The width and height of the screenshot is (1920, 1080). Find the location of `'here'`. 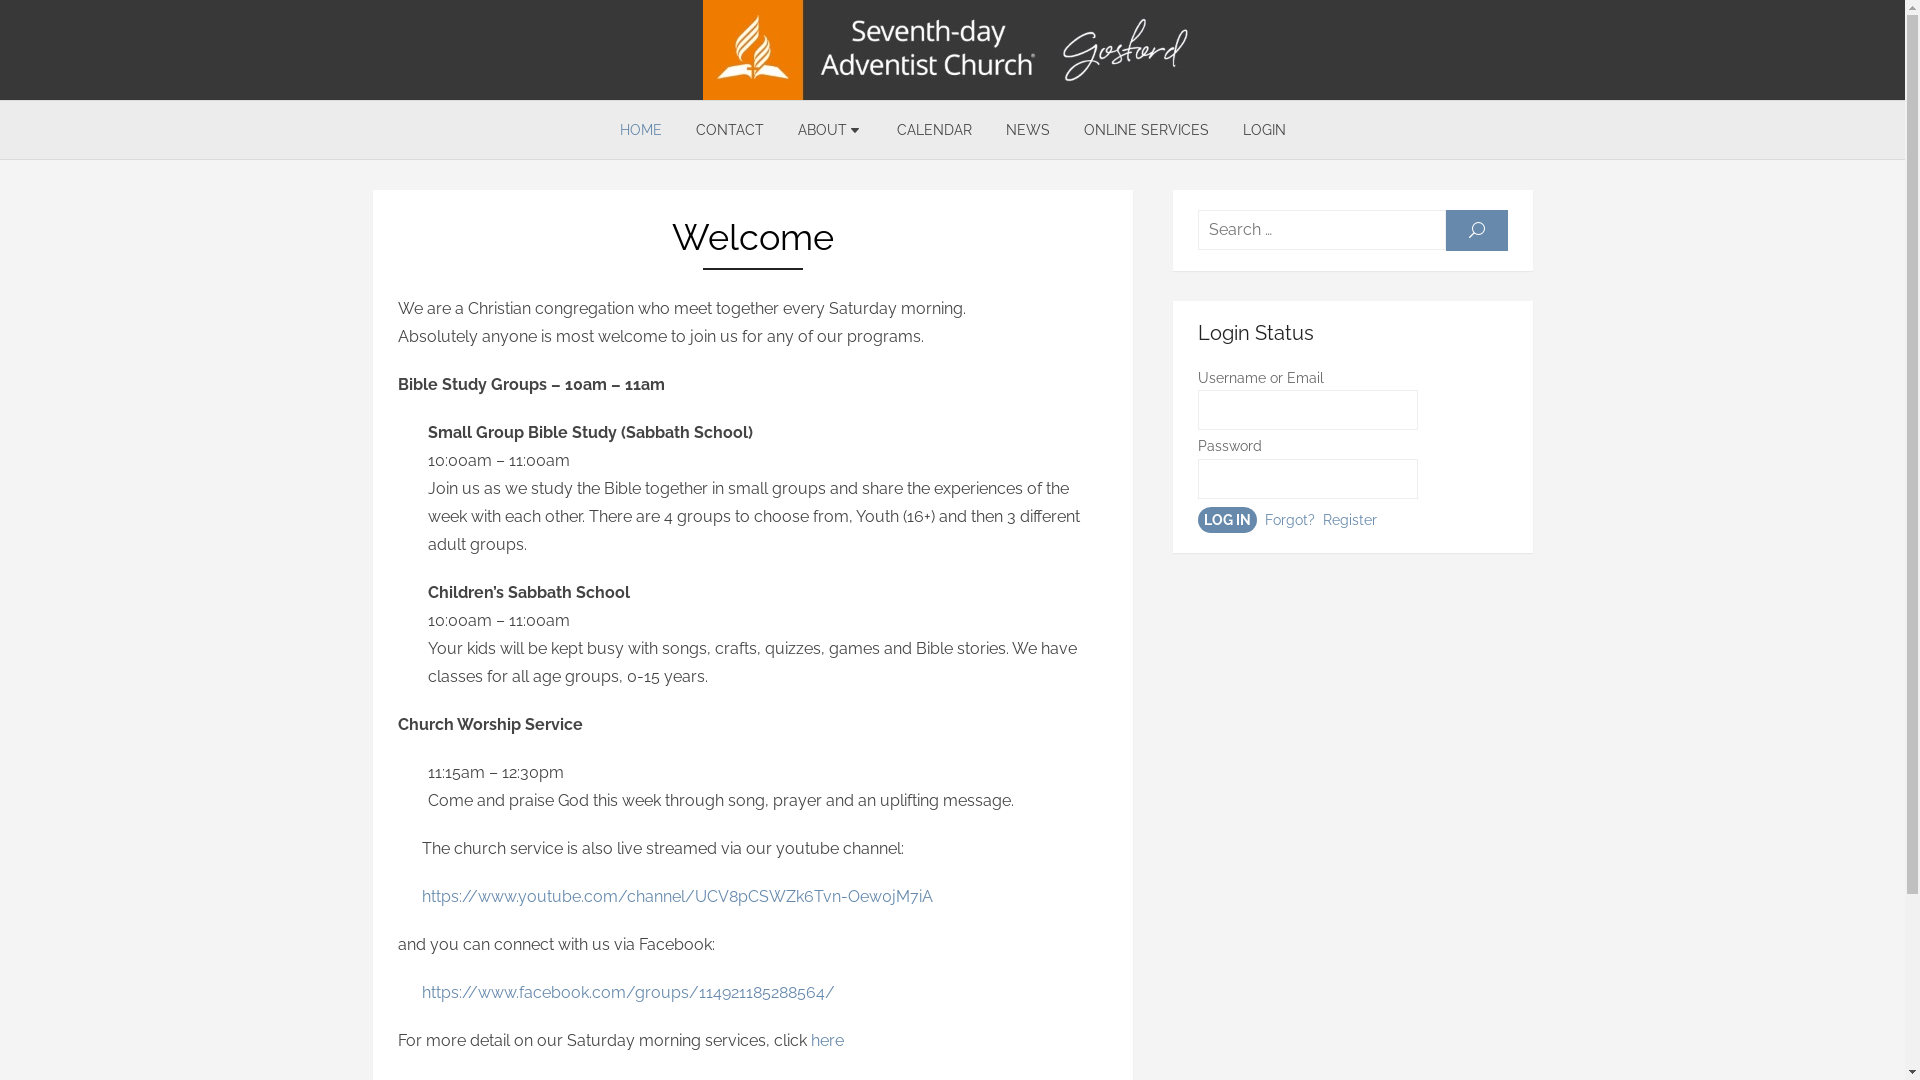

'here' is located at coordinates (826, 1039).